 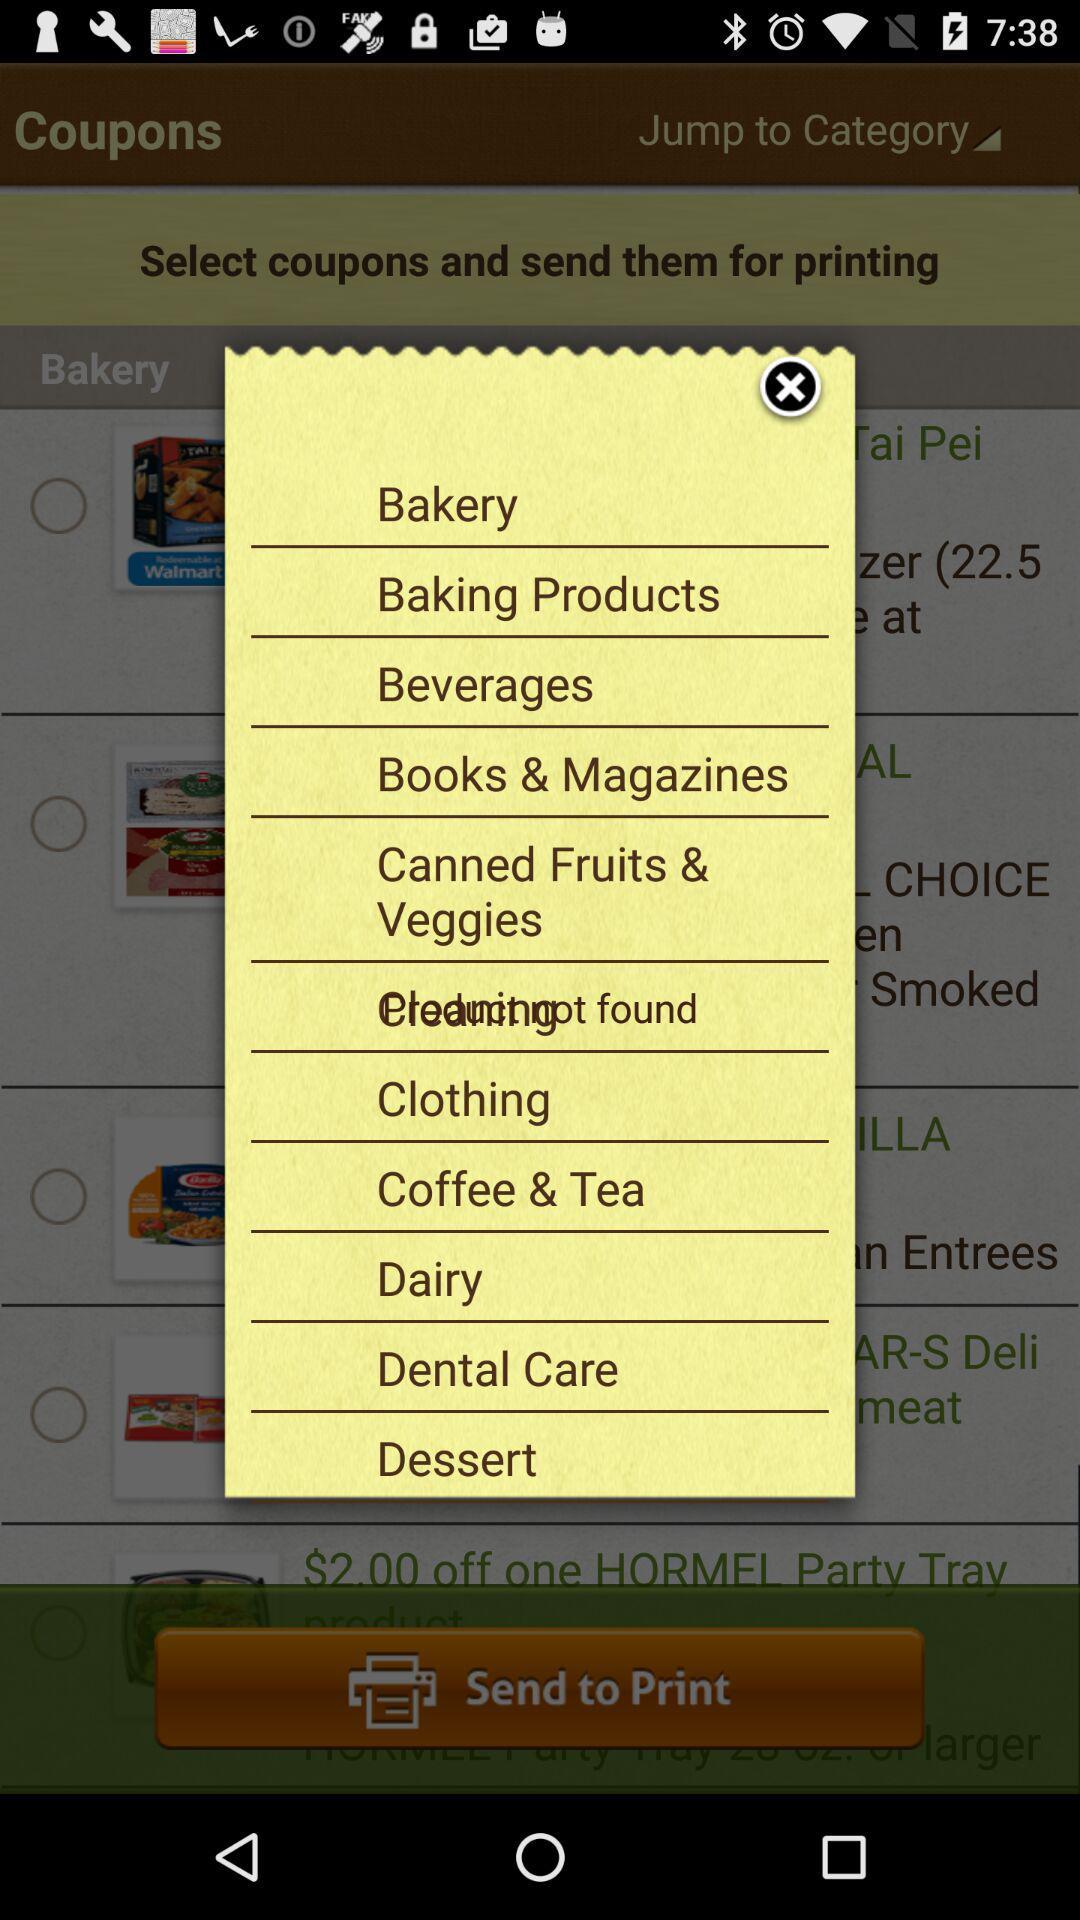 I want to click on dental care app, so click(x=594, y=1366).